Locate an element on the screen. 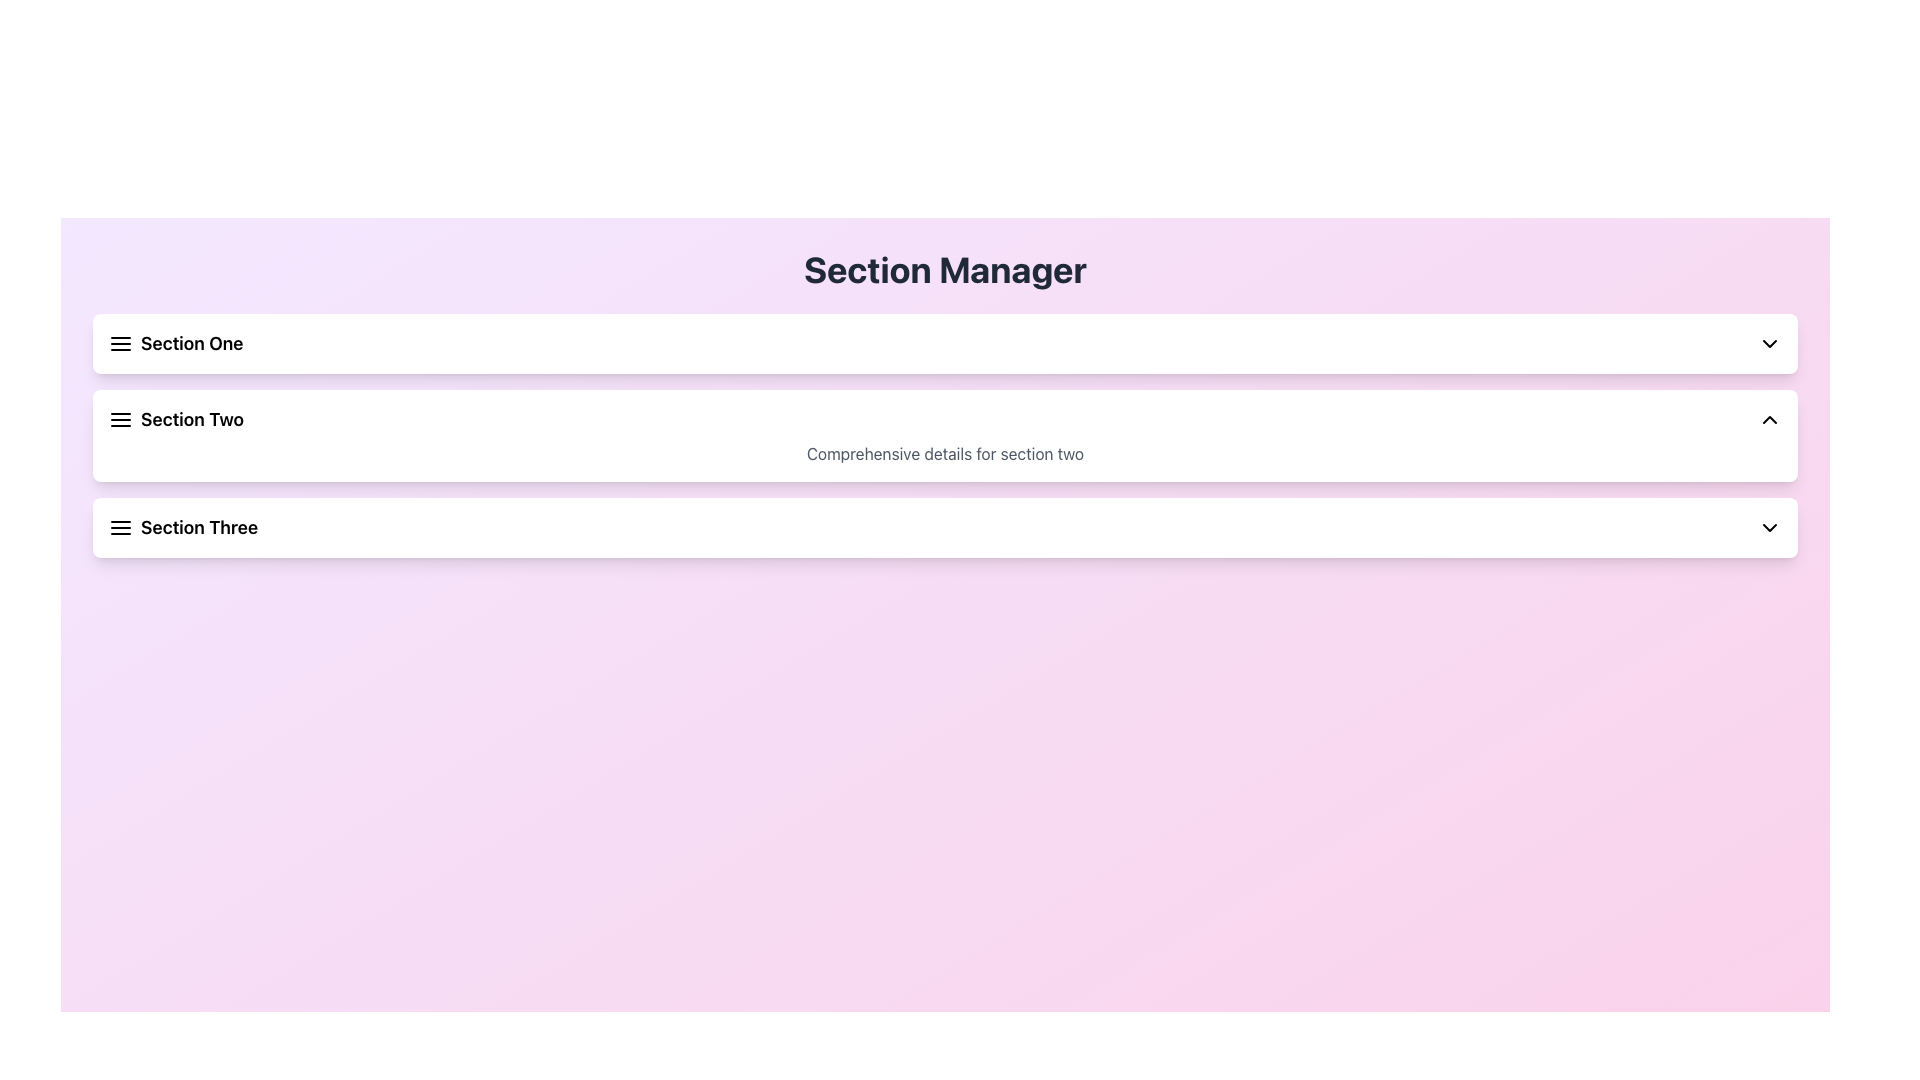 The height and width of the screenshot is (1080, 1920). the icon located in the rightmost section of the header for 'Section Three' is located at coordinates (1770, 527).